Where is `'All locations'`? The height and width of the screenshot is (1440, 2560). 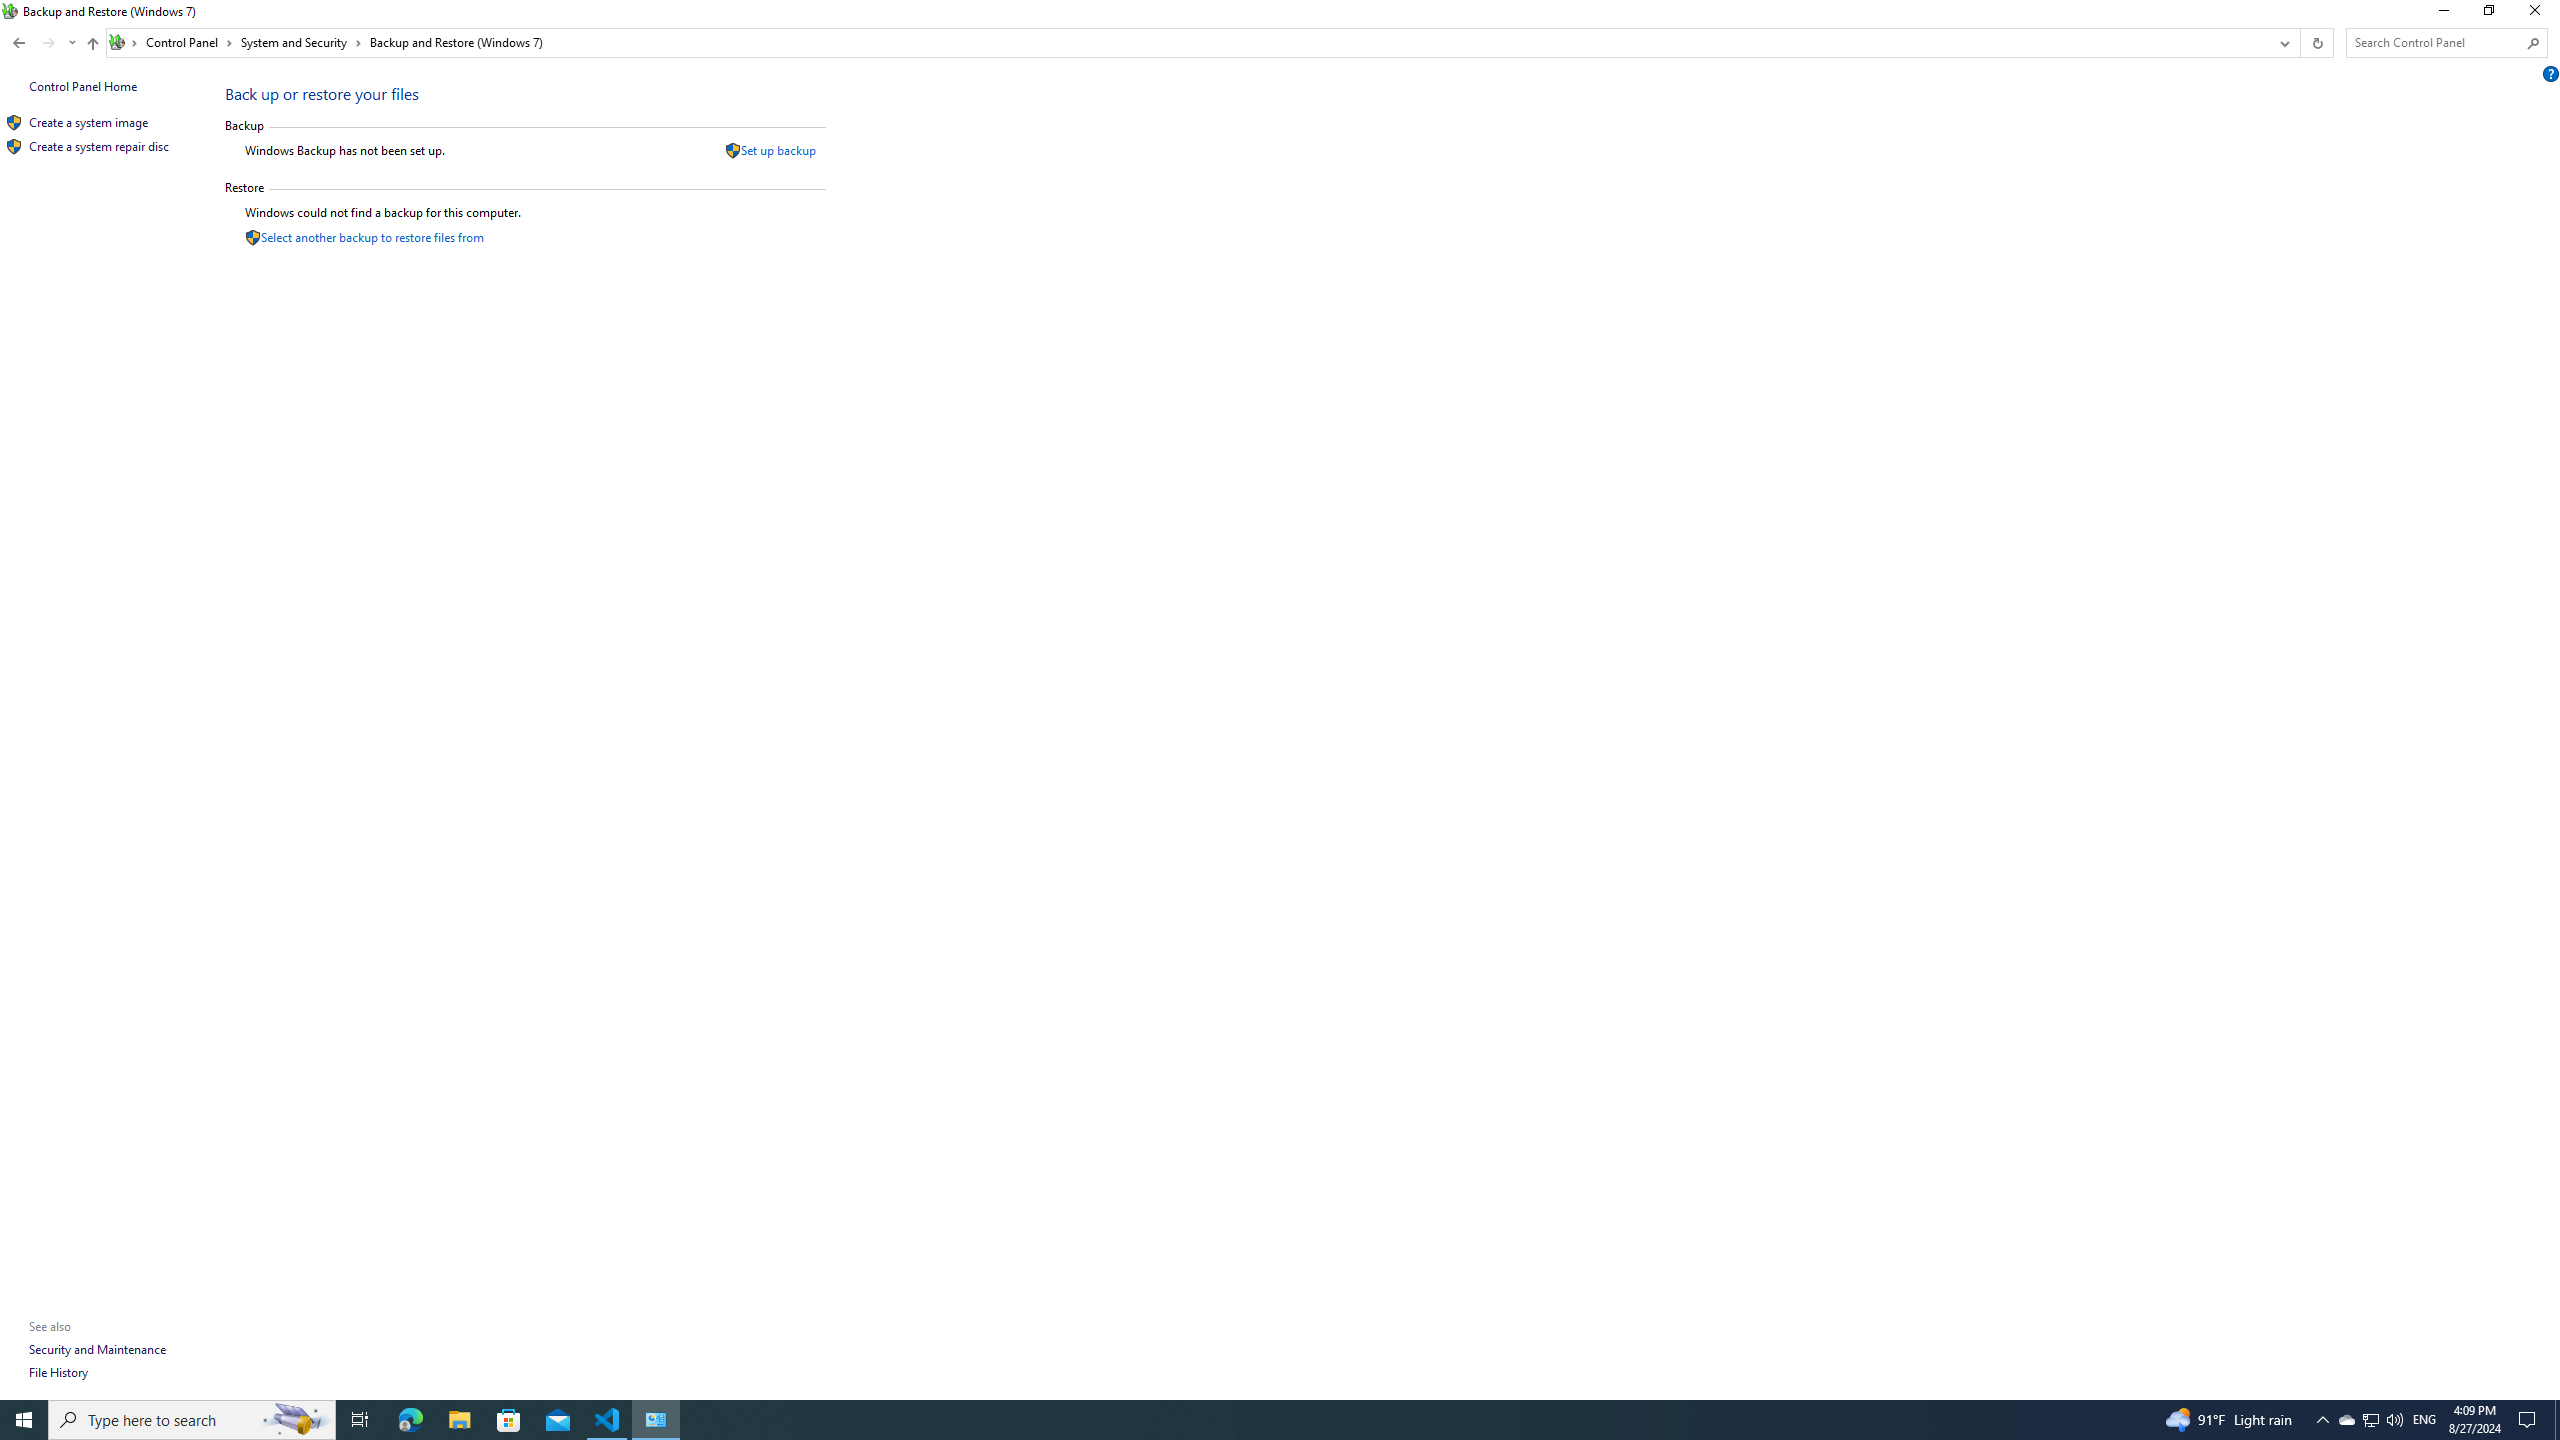 'All locations' is located at coordinates (123, 42).